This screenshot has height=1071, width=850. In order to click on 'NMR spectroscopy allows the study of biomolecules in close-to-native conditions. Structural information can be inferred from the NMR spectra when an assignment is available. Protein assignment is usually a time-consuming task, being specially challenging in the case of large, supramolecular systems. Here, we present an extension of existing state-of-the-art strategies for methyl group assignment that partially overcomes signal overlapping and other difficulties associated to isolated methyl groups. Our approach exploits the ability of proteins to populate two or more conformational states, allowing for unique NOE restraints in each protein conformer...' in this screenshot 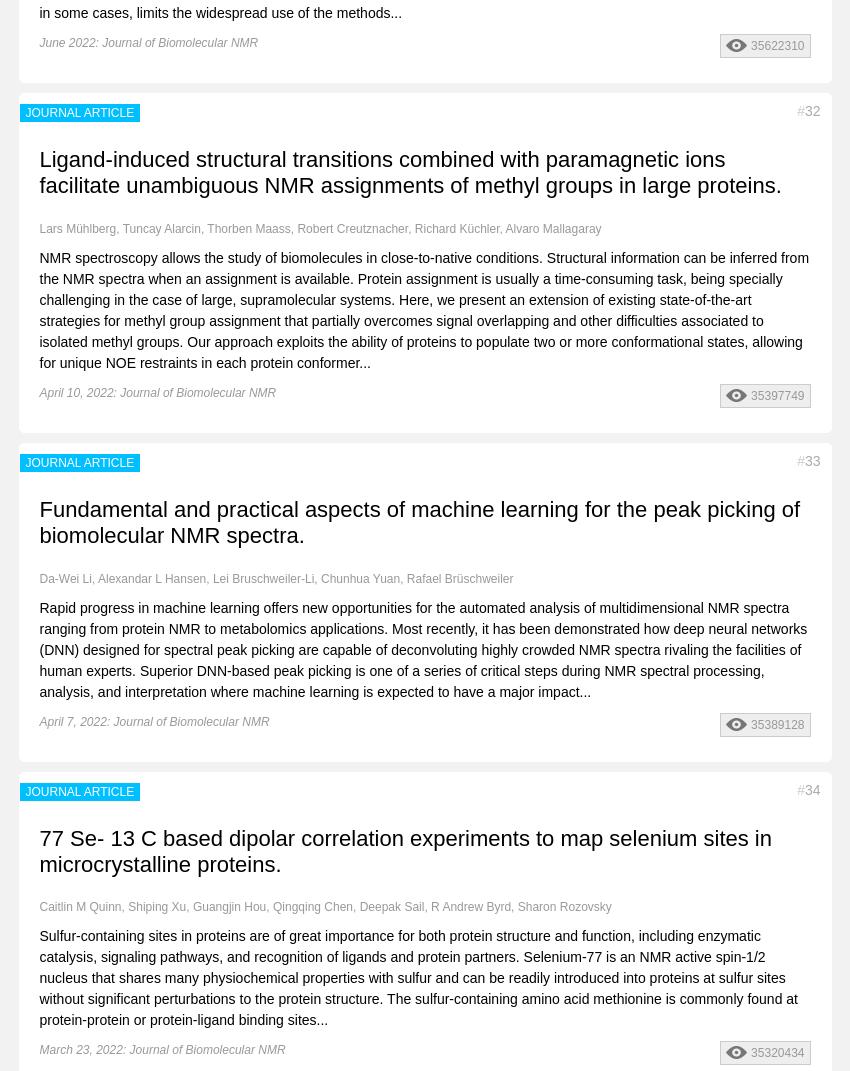, I will do `click(423, 308)`.